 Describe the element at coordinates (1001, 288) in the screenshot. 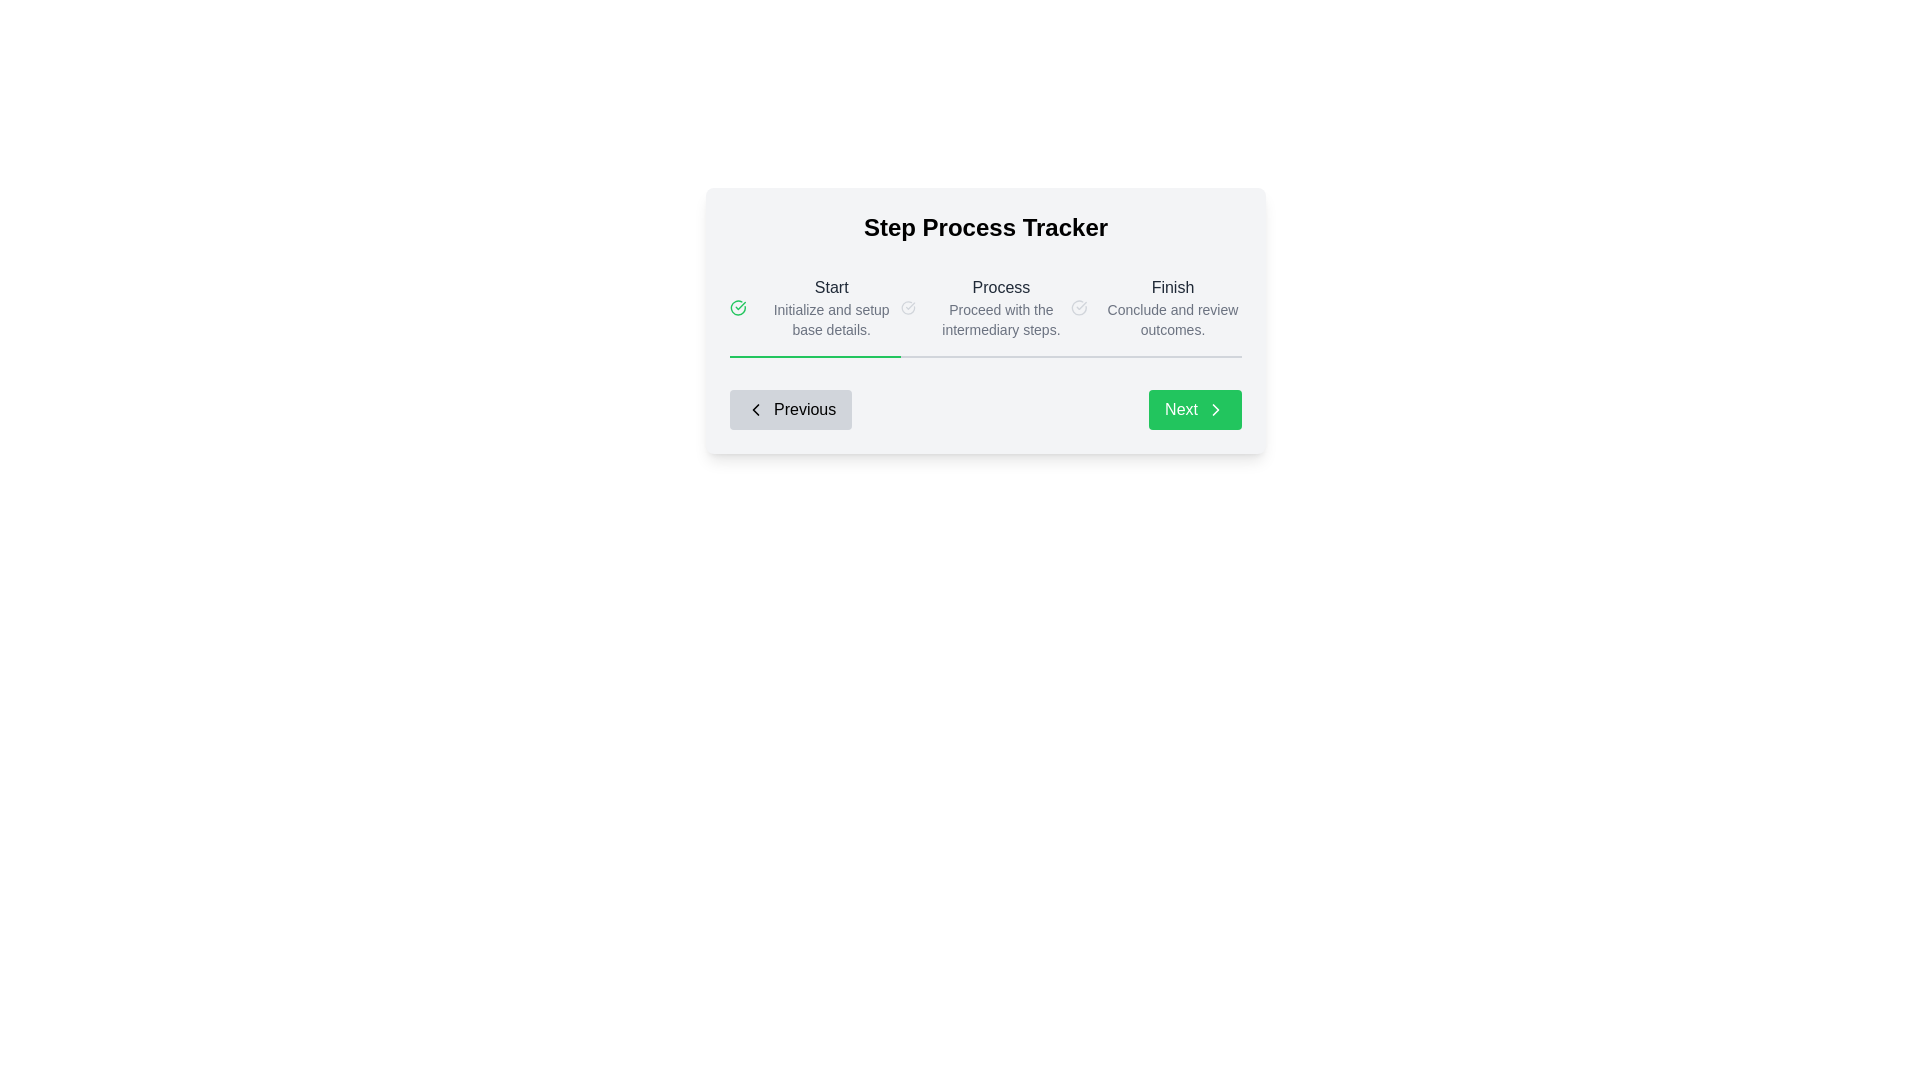

I see `the static label displaying the word 'Process' in dark gray color, which is centered in the step progression tracker layout` at that location.